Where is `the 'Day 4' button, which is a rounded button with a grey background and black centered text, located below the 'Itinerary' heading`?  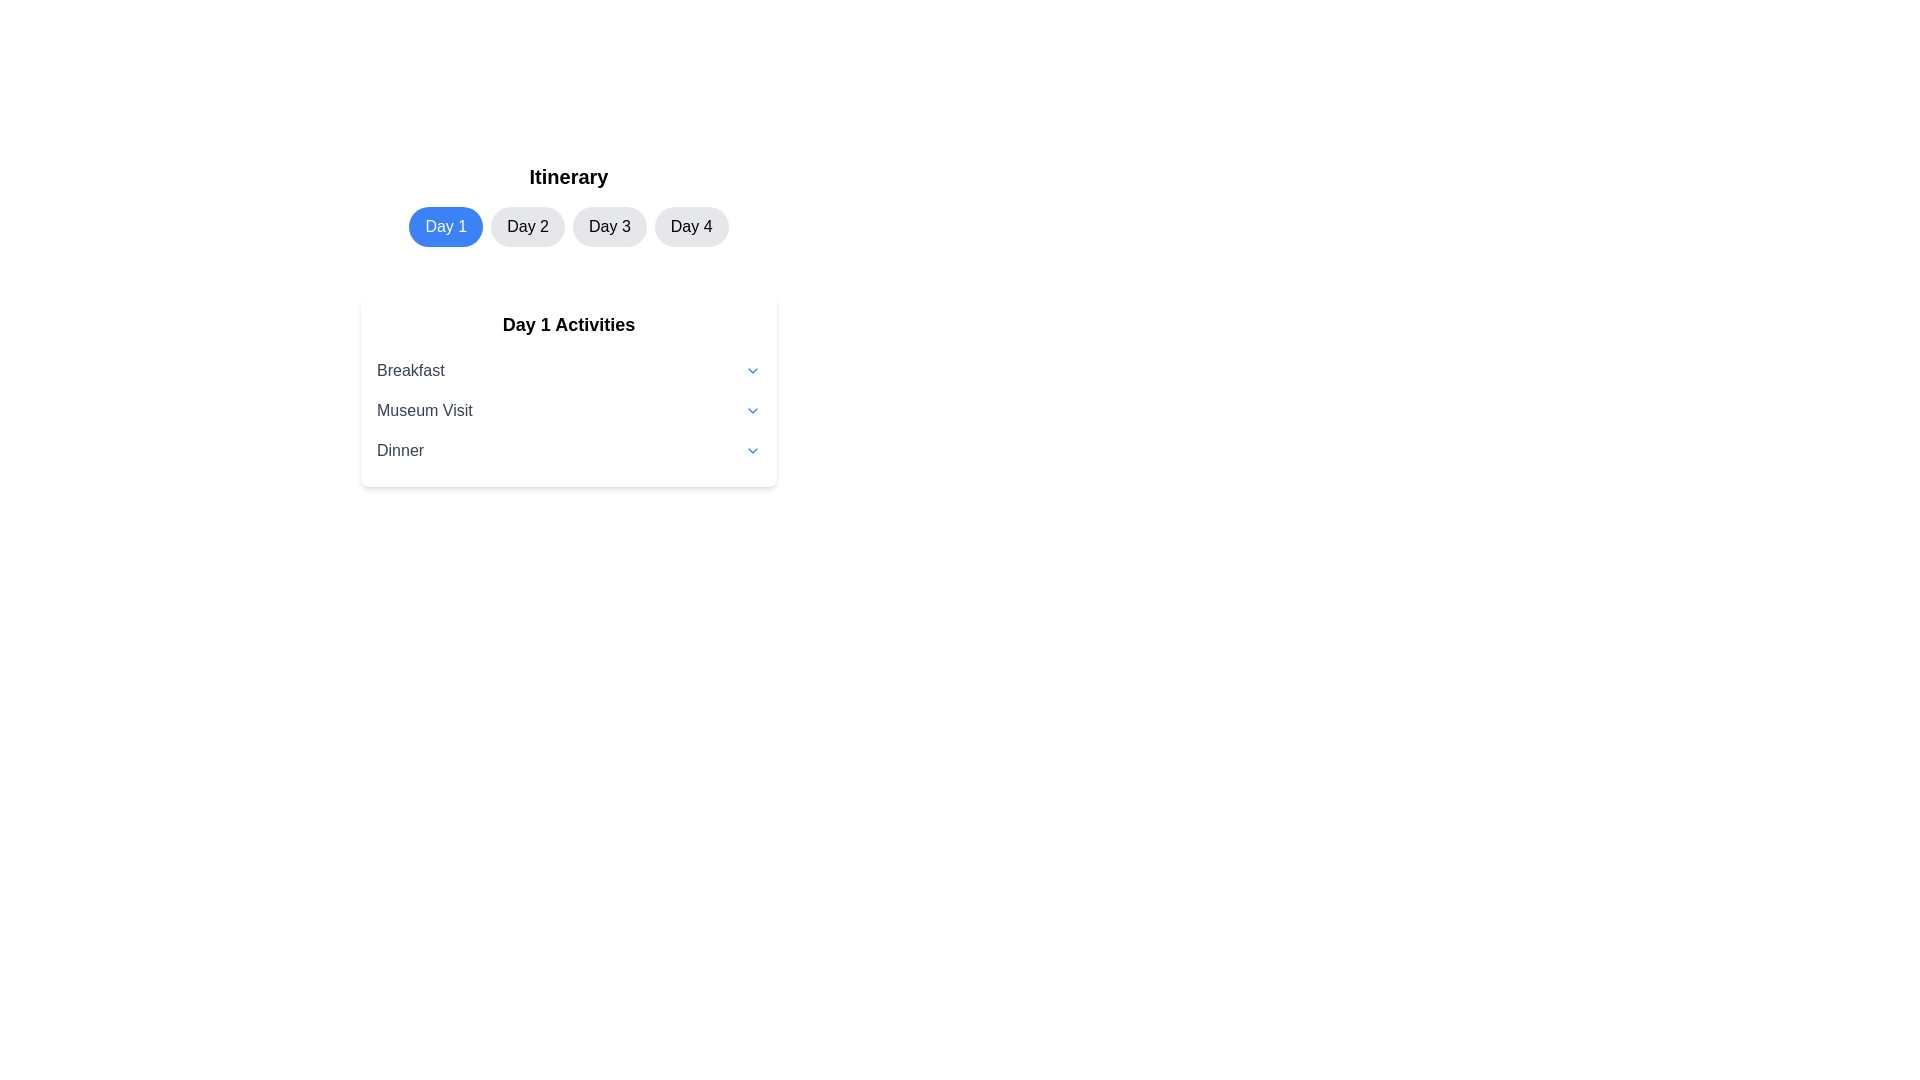 the 'Day 4' button, which is a rounded button with a grey background and black centered text, located below the 'Itinerary' heading is located at coordinates (691, 226).